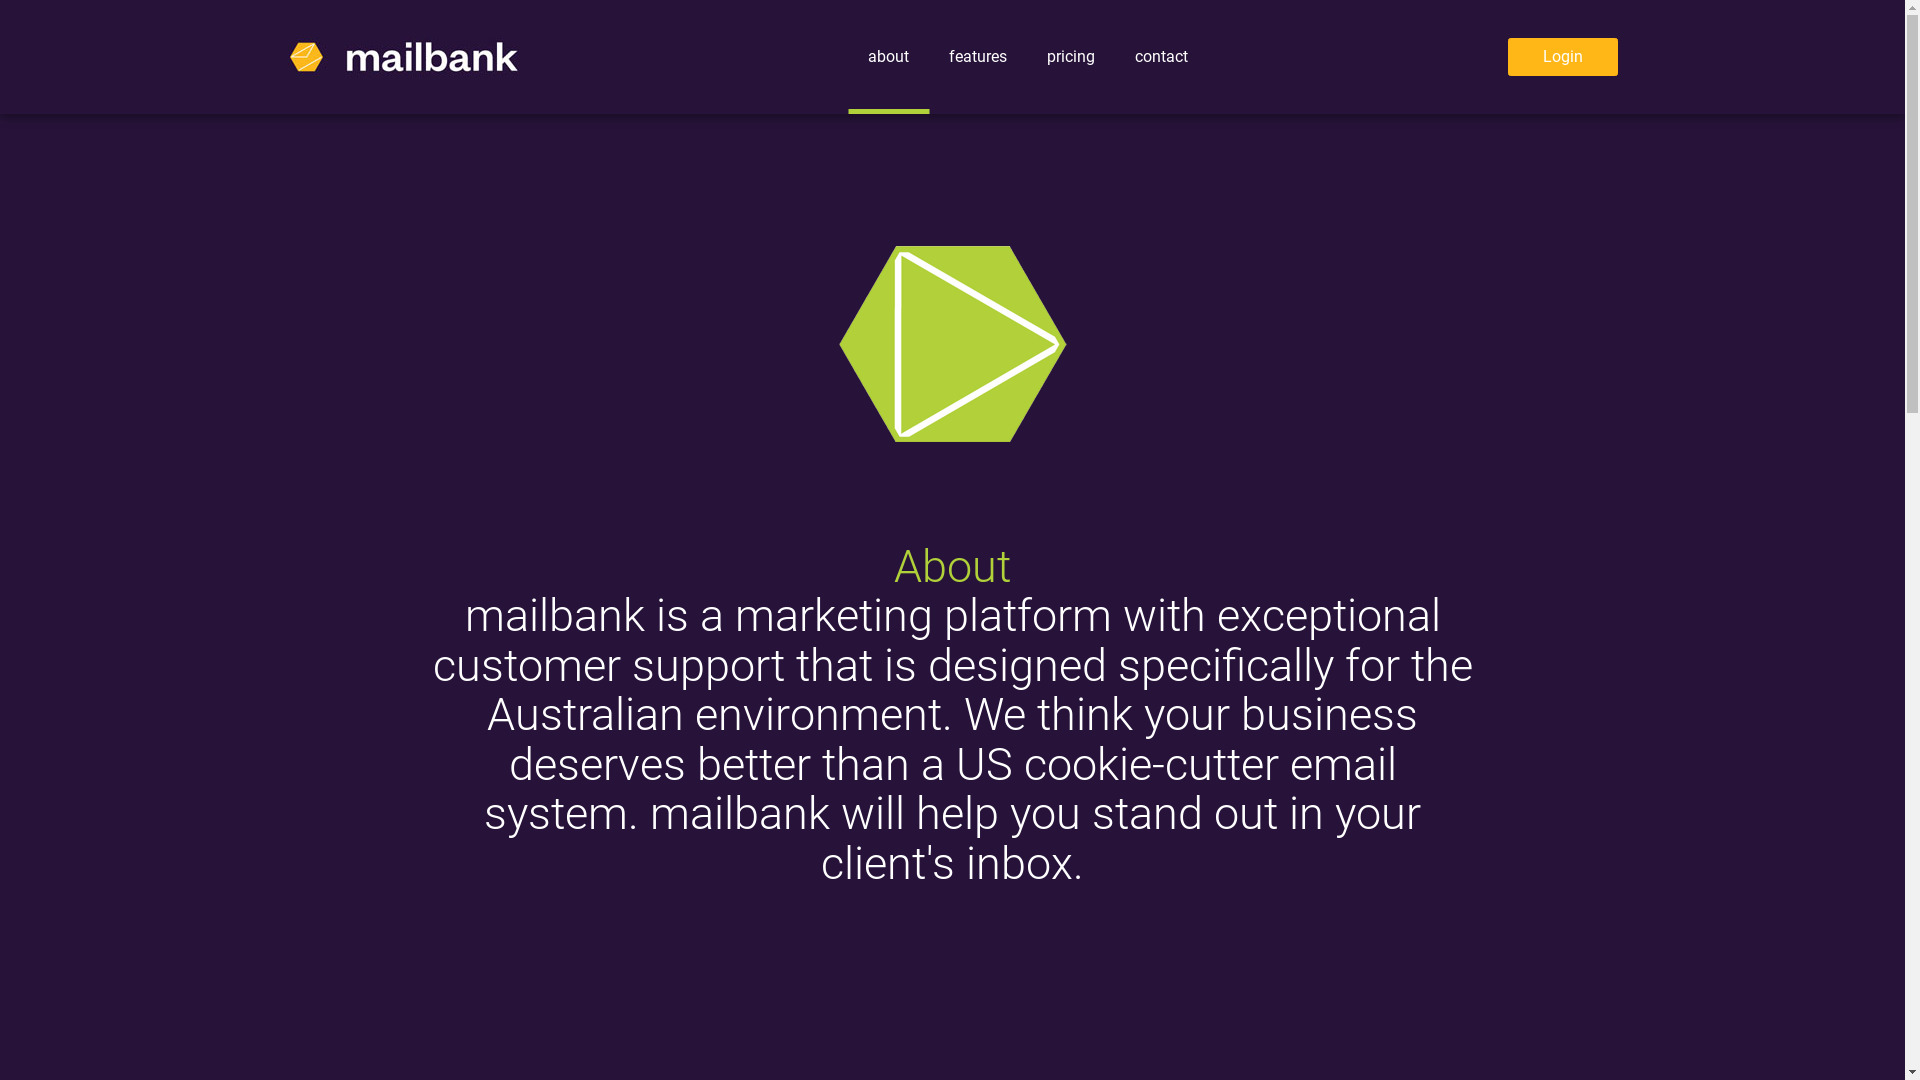  I want to click on 'pricing', so click(1069, 56).